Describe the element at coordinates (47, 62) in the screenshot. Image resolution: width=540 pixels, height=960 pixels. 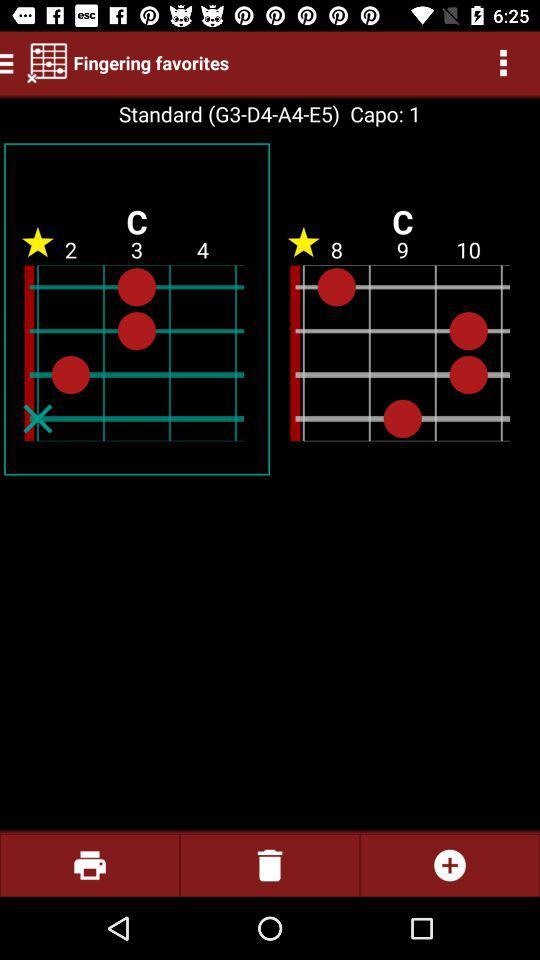
I see `item next to the fingering favorites` at that location.